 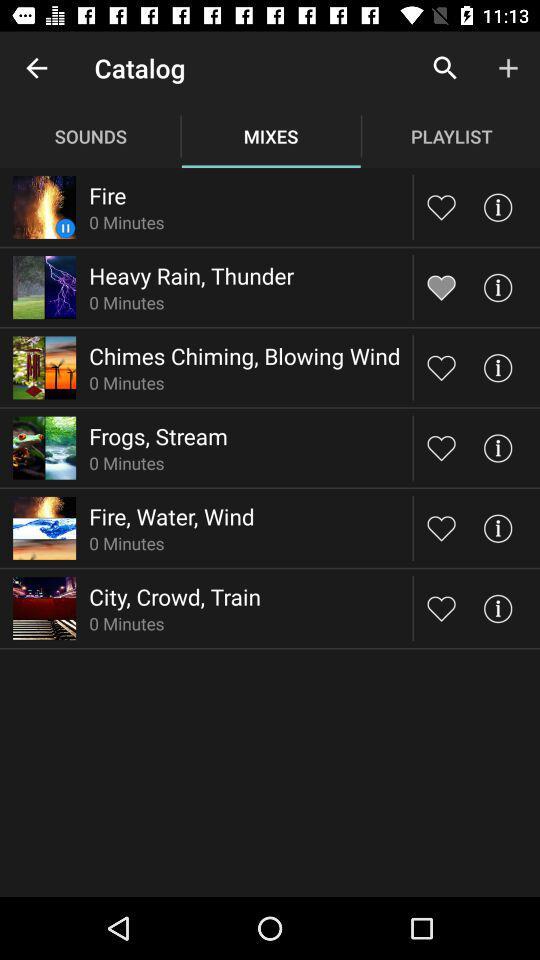 What do you see at coordinates (36, 68) in the screenshot?
I see `icon to the left of catalog` at bounding box center [36, 68].